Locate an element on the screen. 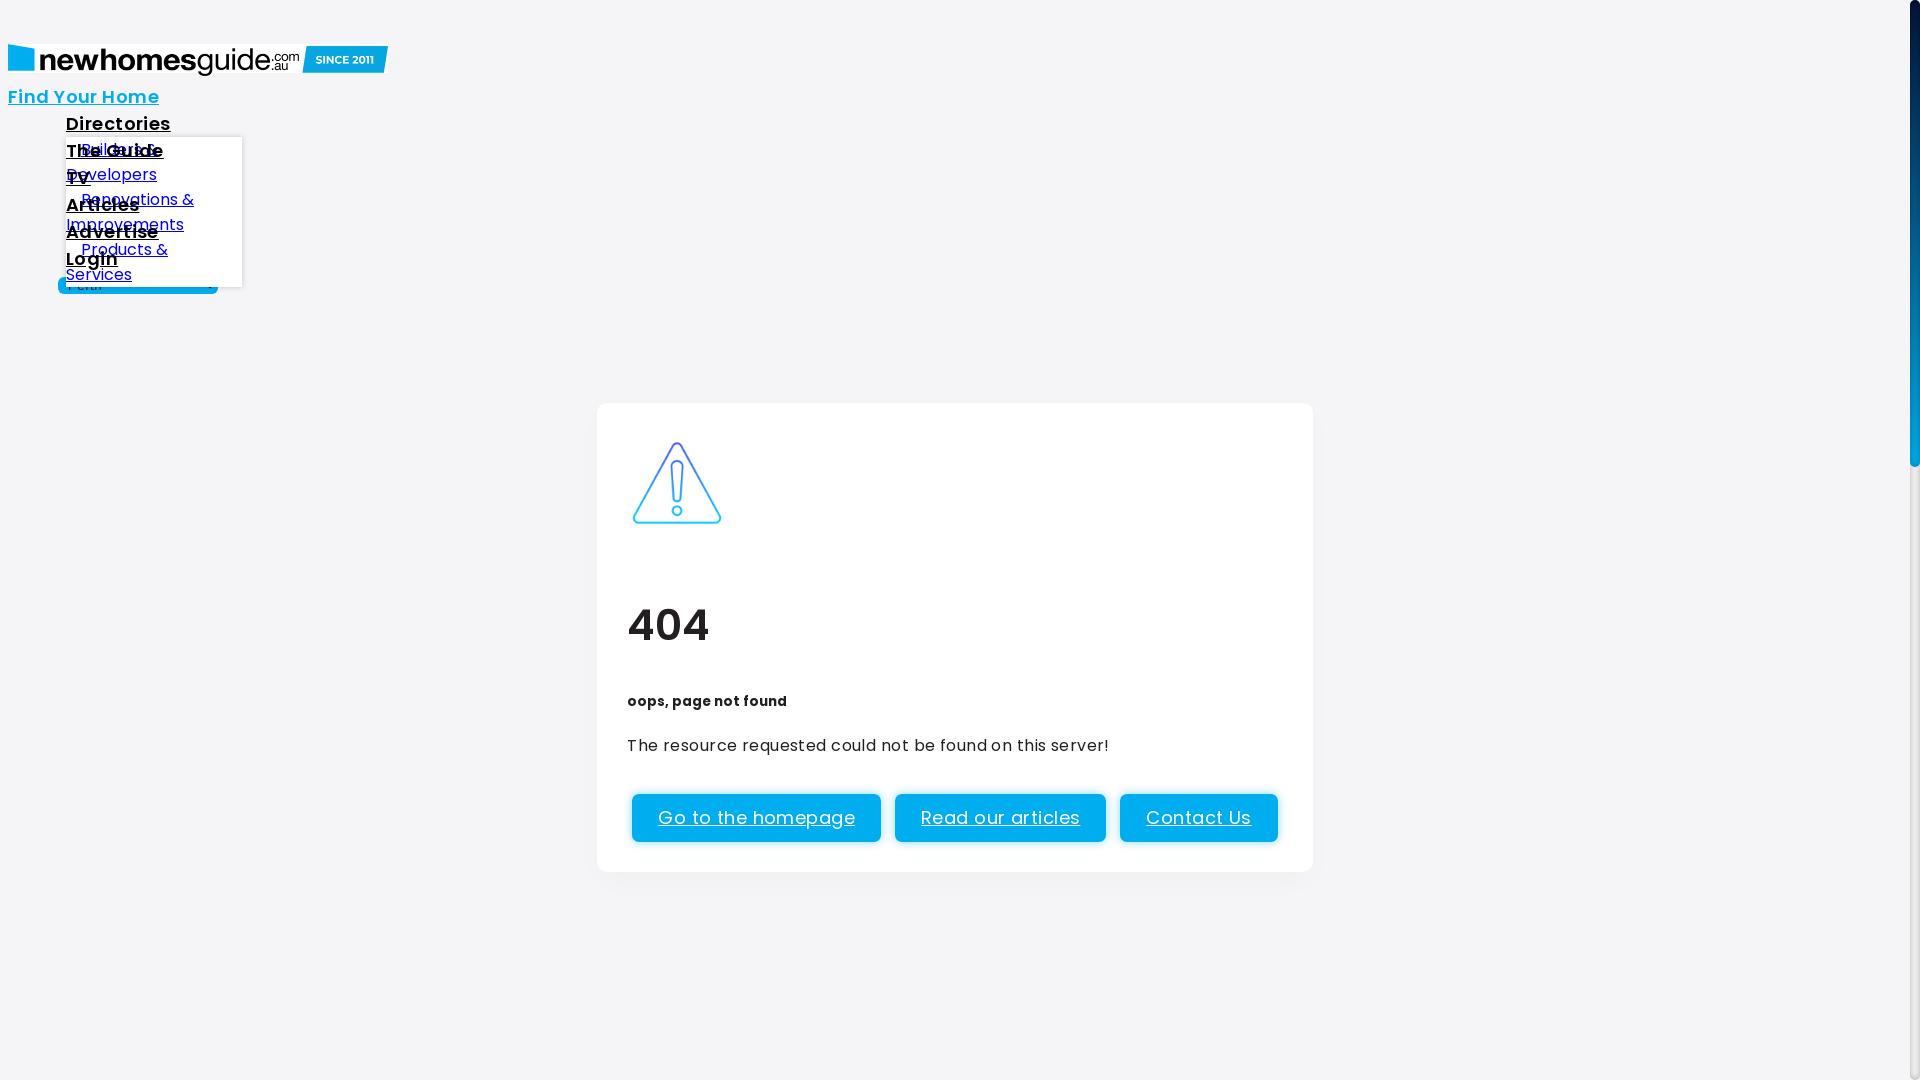  'Builders & Developers' is located at coordinates (66, 161).